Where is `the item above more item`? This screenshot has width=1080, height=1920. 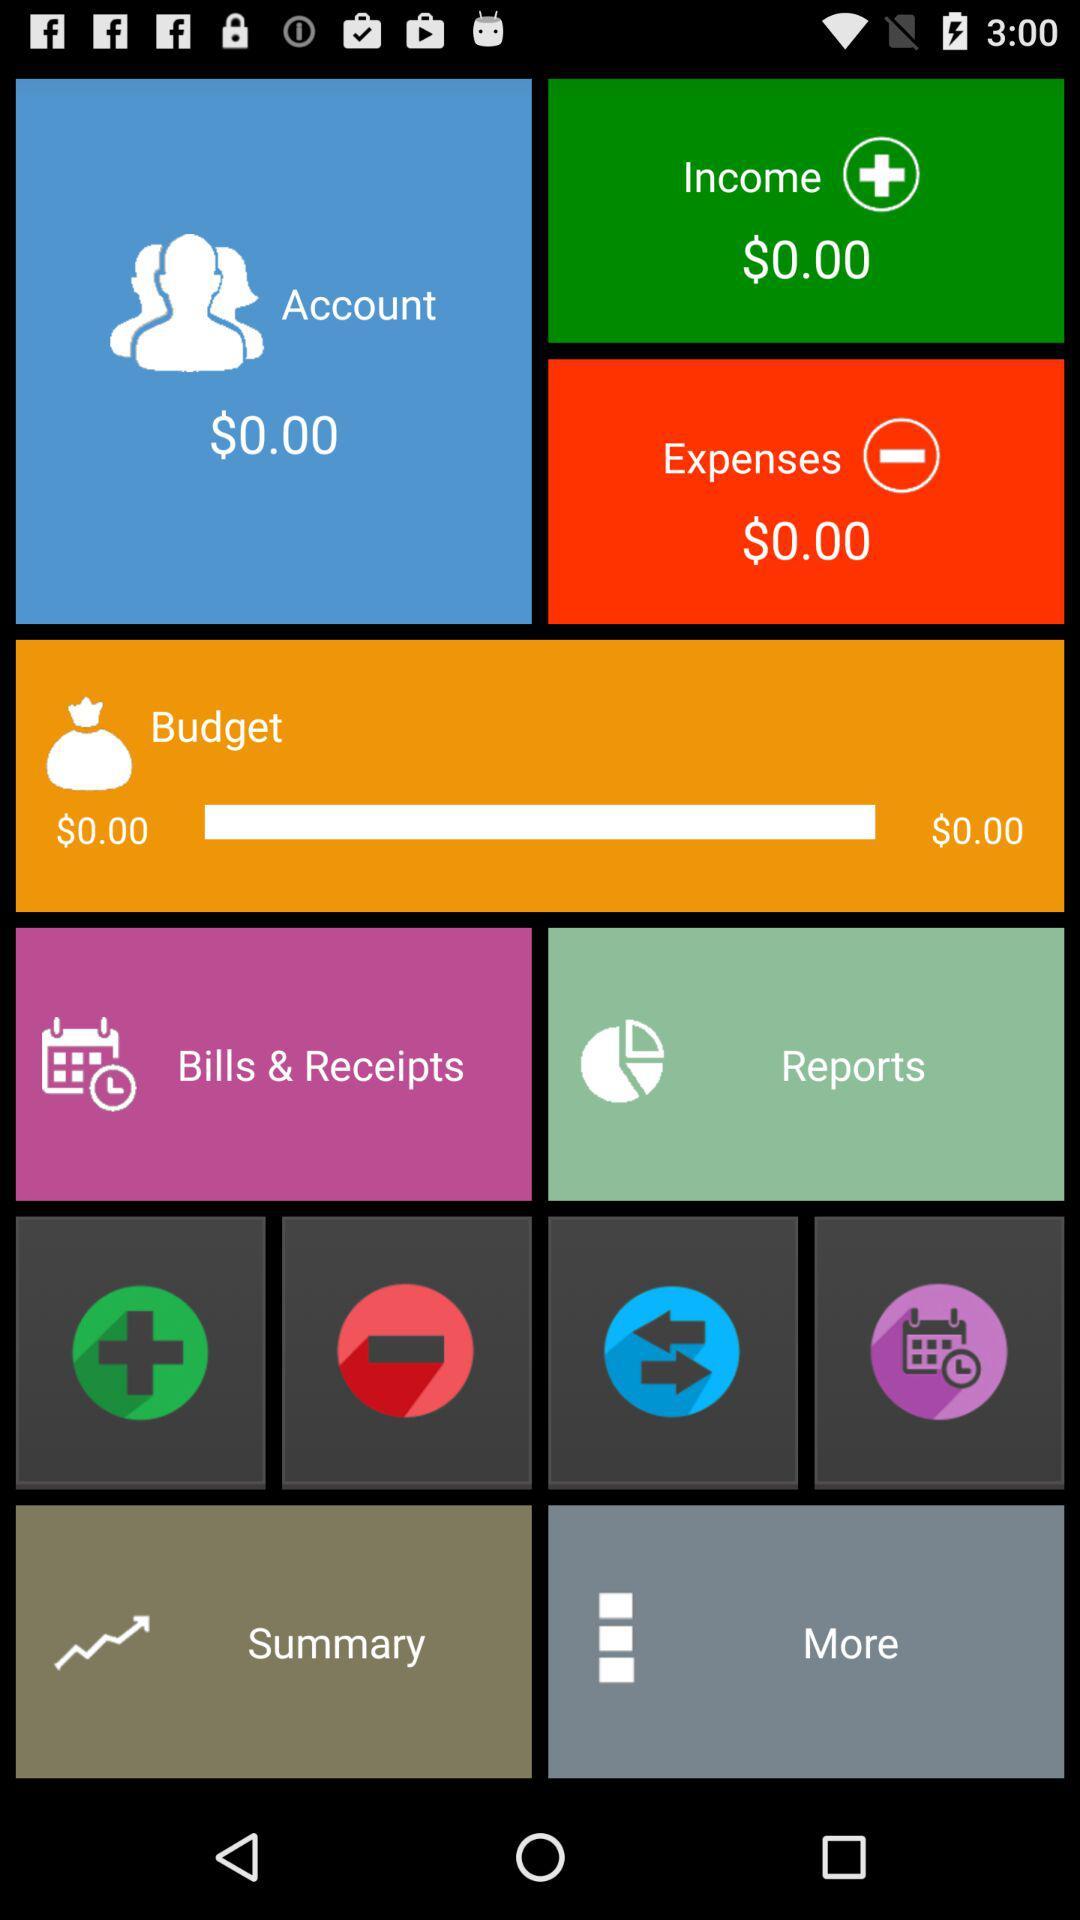
the item above more item is located at coordinates (939, 1353).